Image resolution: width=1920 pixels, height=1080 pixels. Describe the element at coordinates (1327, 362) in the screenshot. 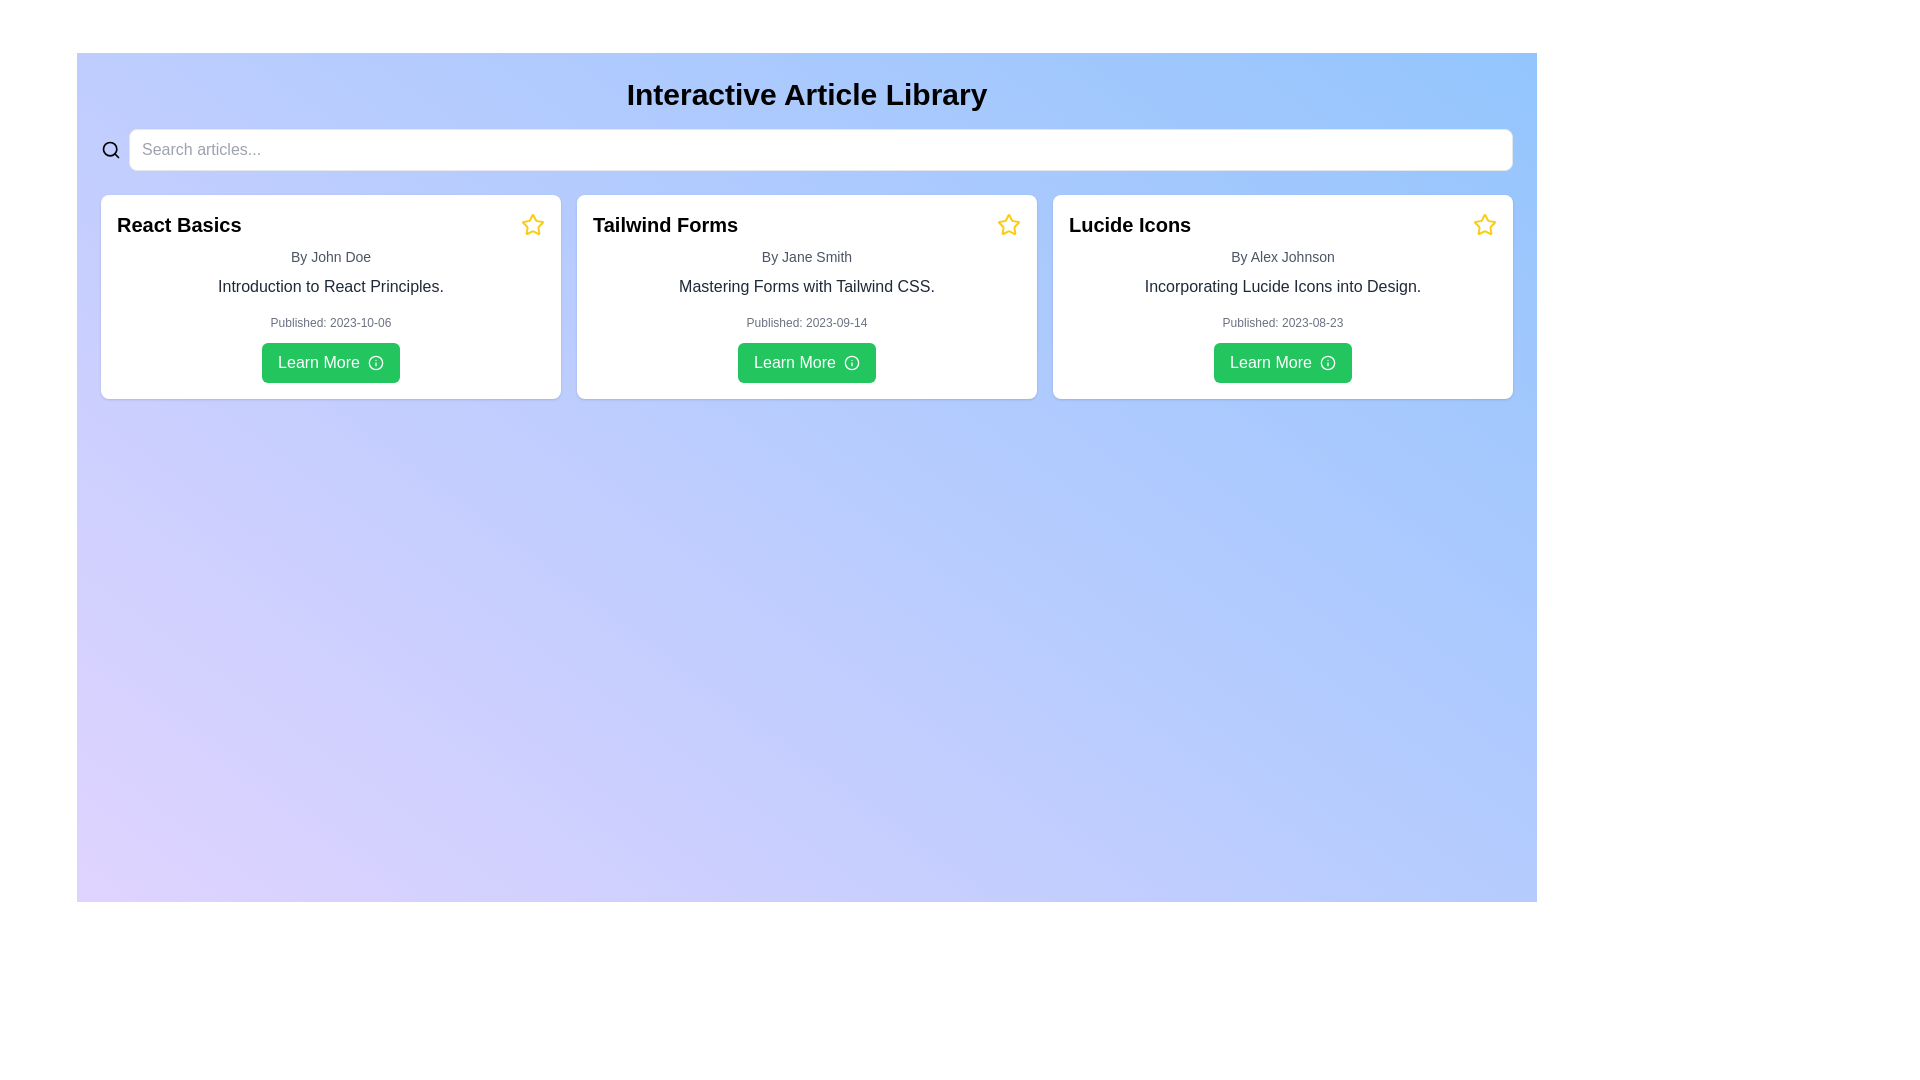

I see `the icon located at the right end of the 'Learn More' button in the 'Lucide Icons' section of the third article card` at that location.